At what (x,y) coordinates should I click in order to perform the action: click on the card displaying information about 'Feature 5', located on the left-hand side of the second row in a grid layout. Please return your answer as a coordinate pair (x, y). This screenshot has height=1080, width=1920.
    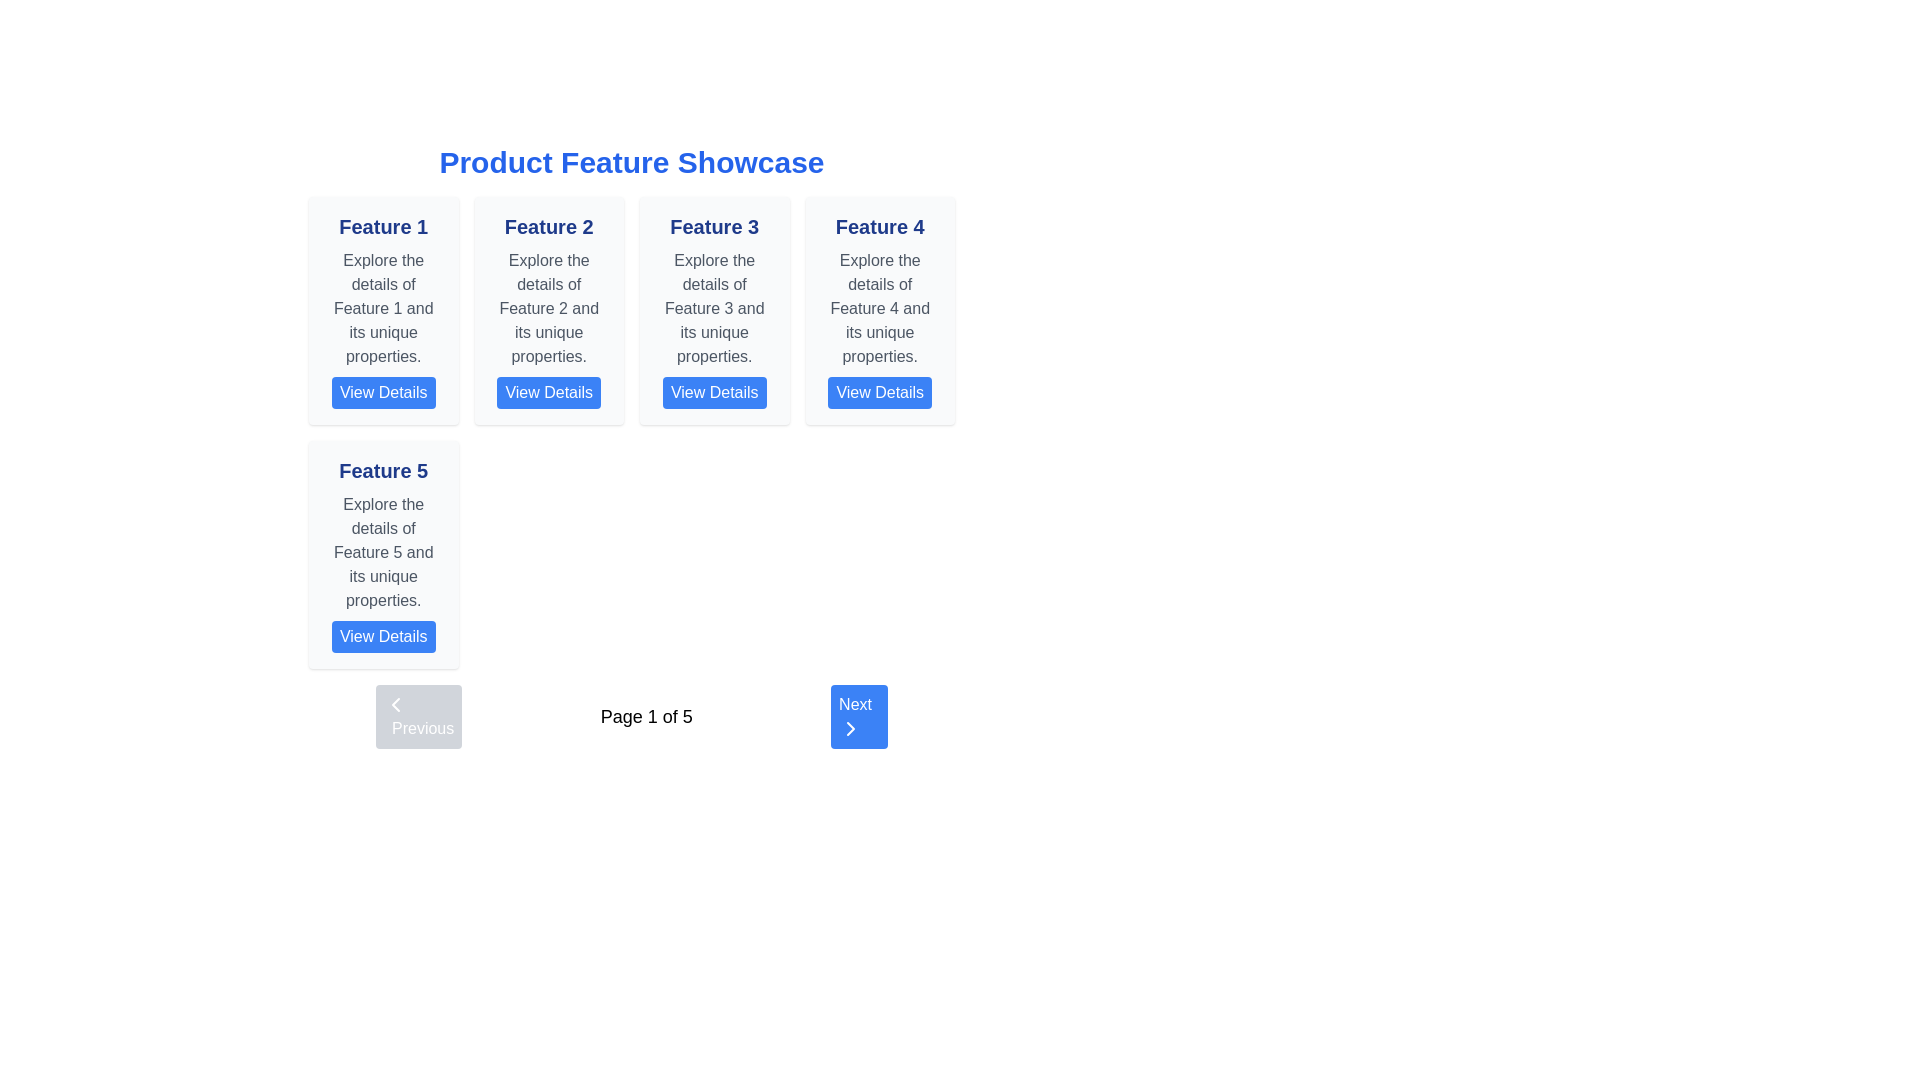
    Looking at the image, I should click on (383, 555).